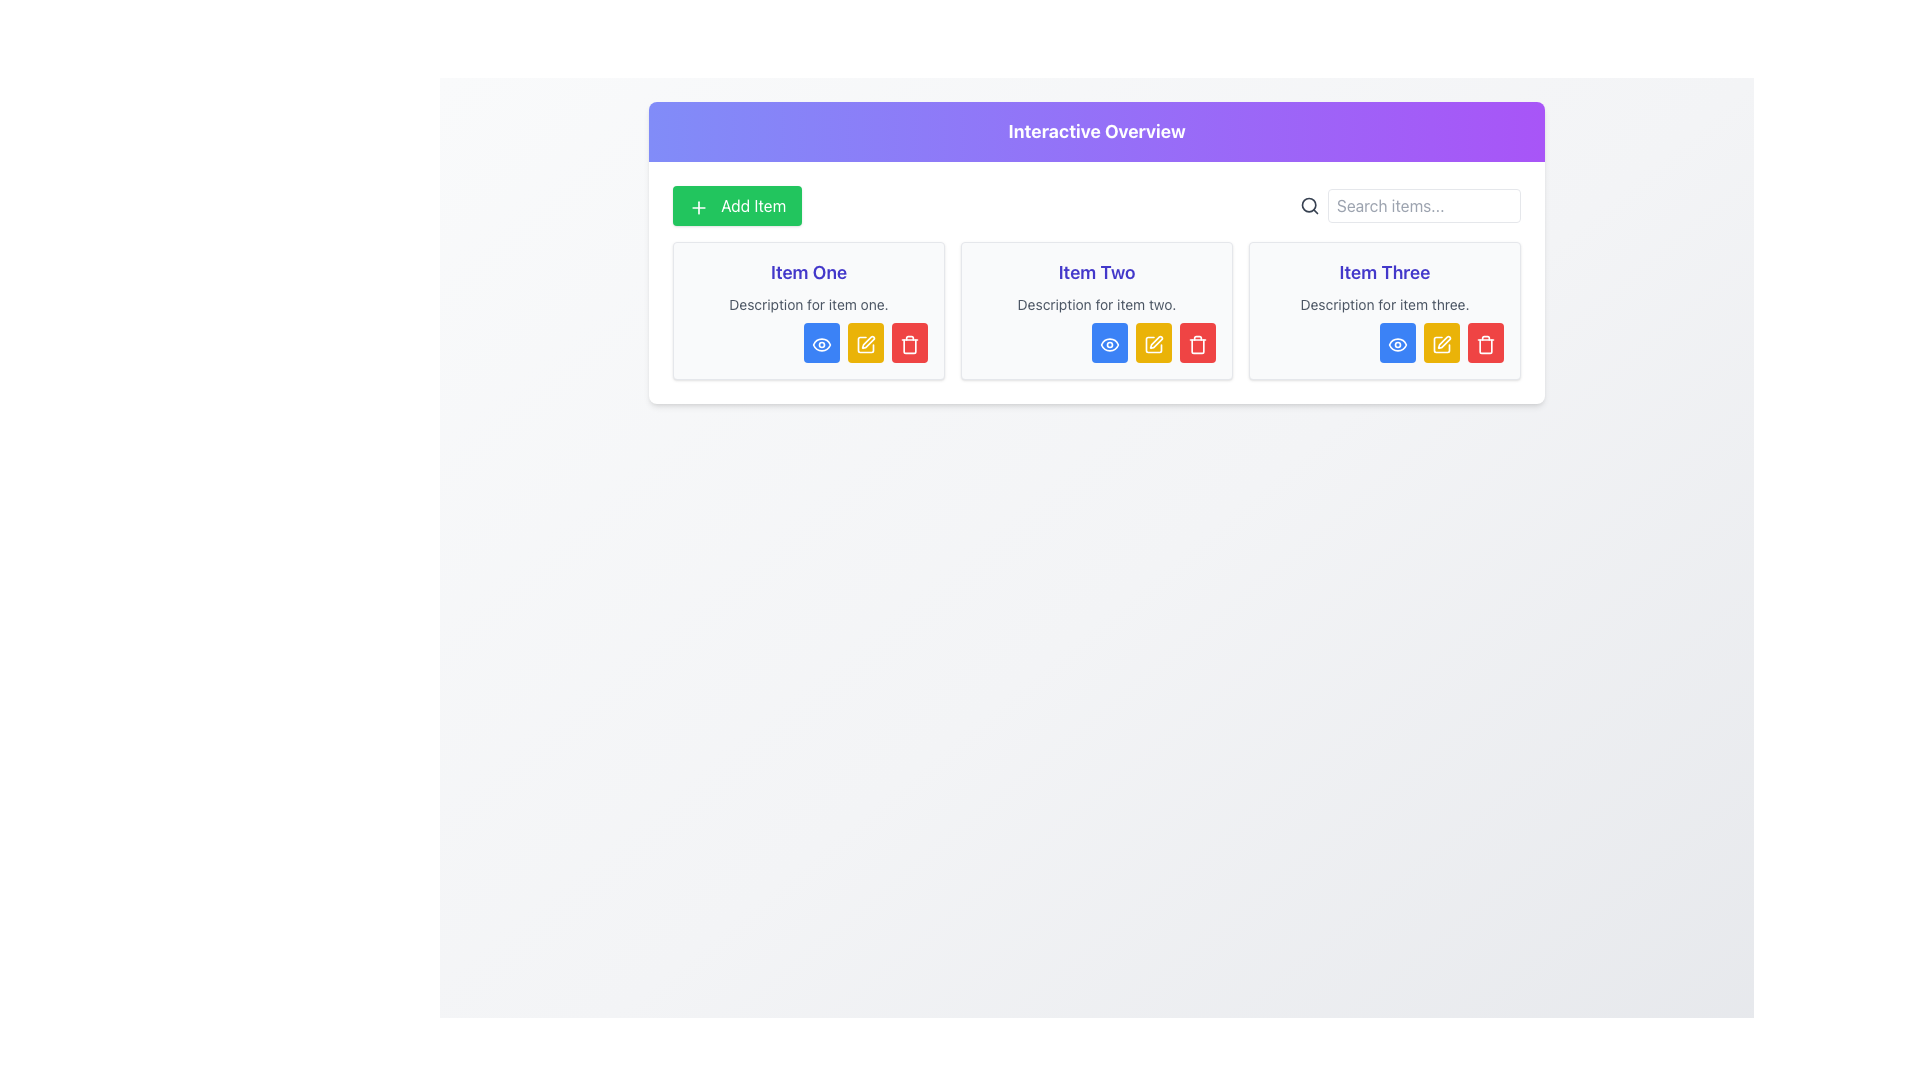 The width and height of the screenshot is (1920, 1080). Describe the element at coordinates (1396, 342) in the screenshot. I see `the blue eye icon button located in the control panel of 'Item Three'` at that location.